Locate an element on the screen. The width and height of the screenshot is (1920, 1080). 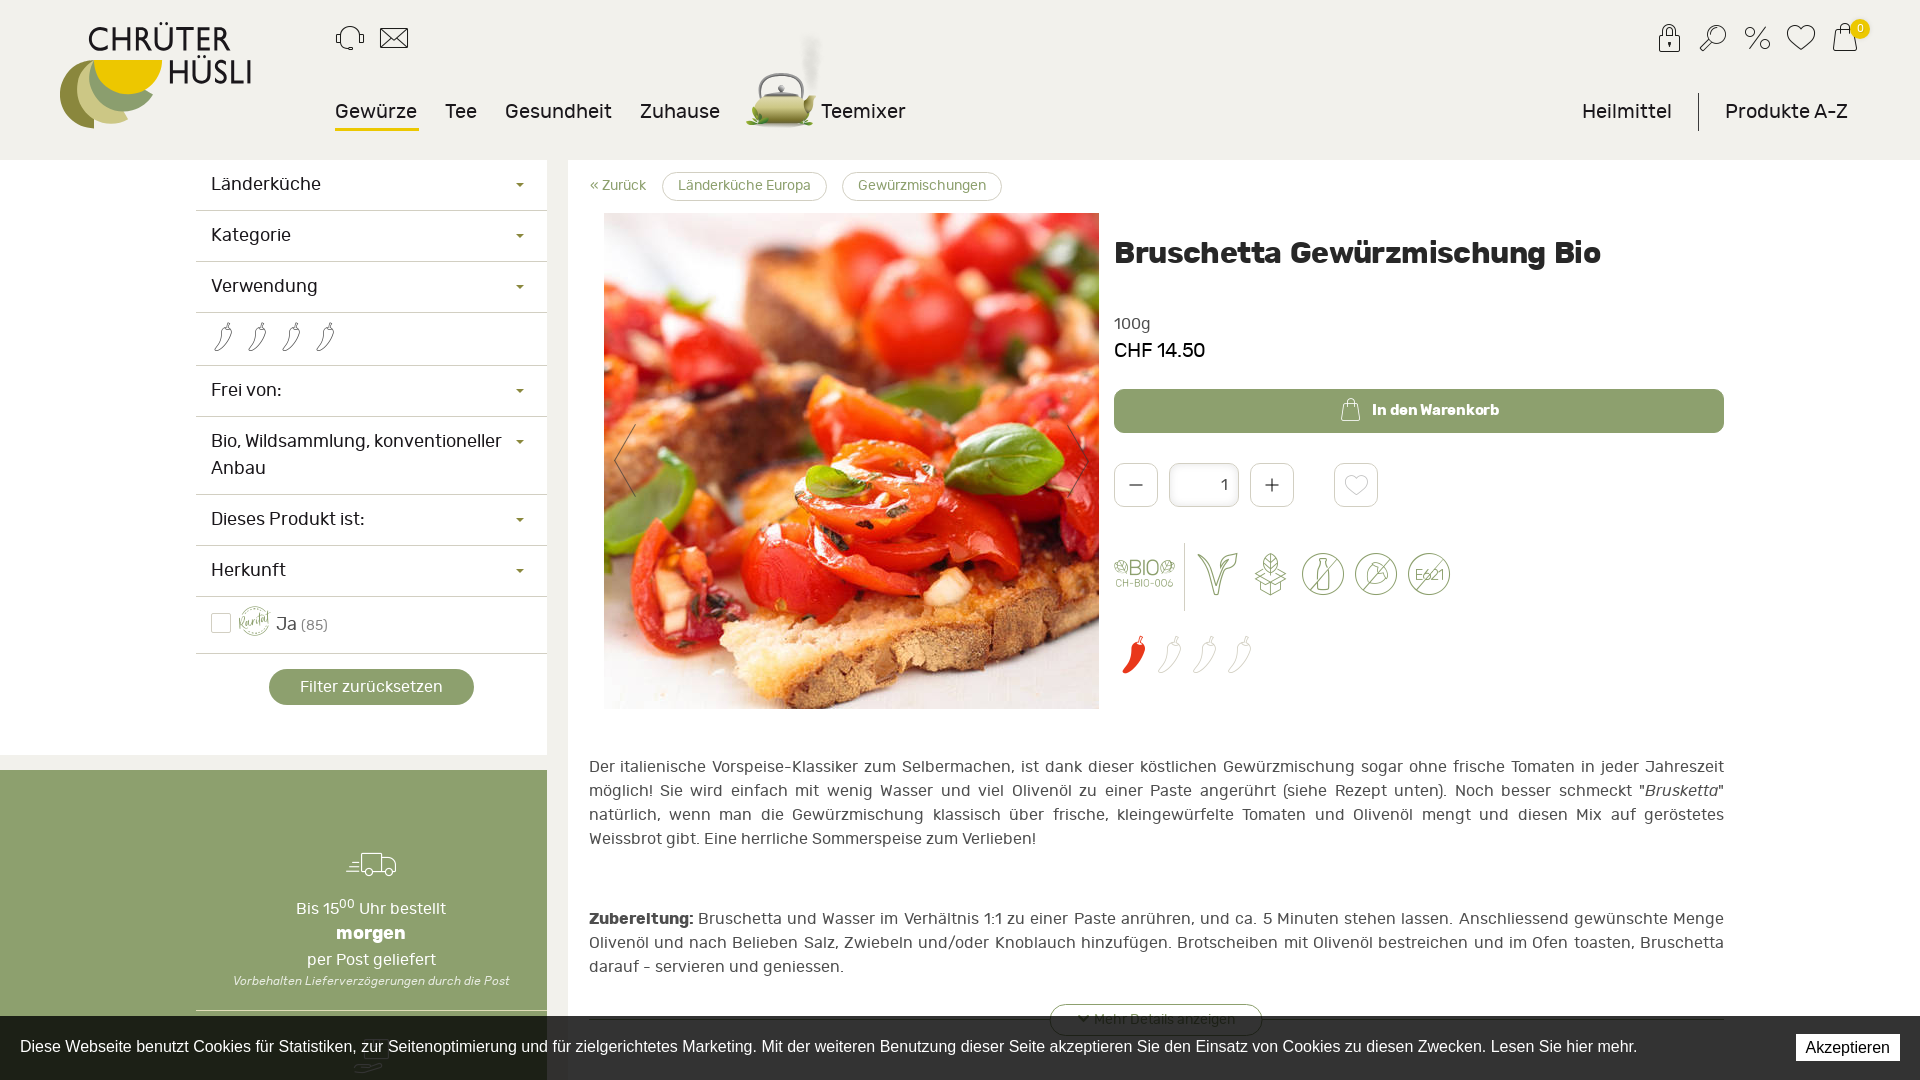
'E-mail' is located at coordinates (393, 42).